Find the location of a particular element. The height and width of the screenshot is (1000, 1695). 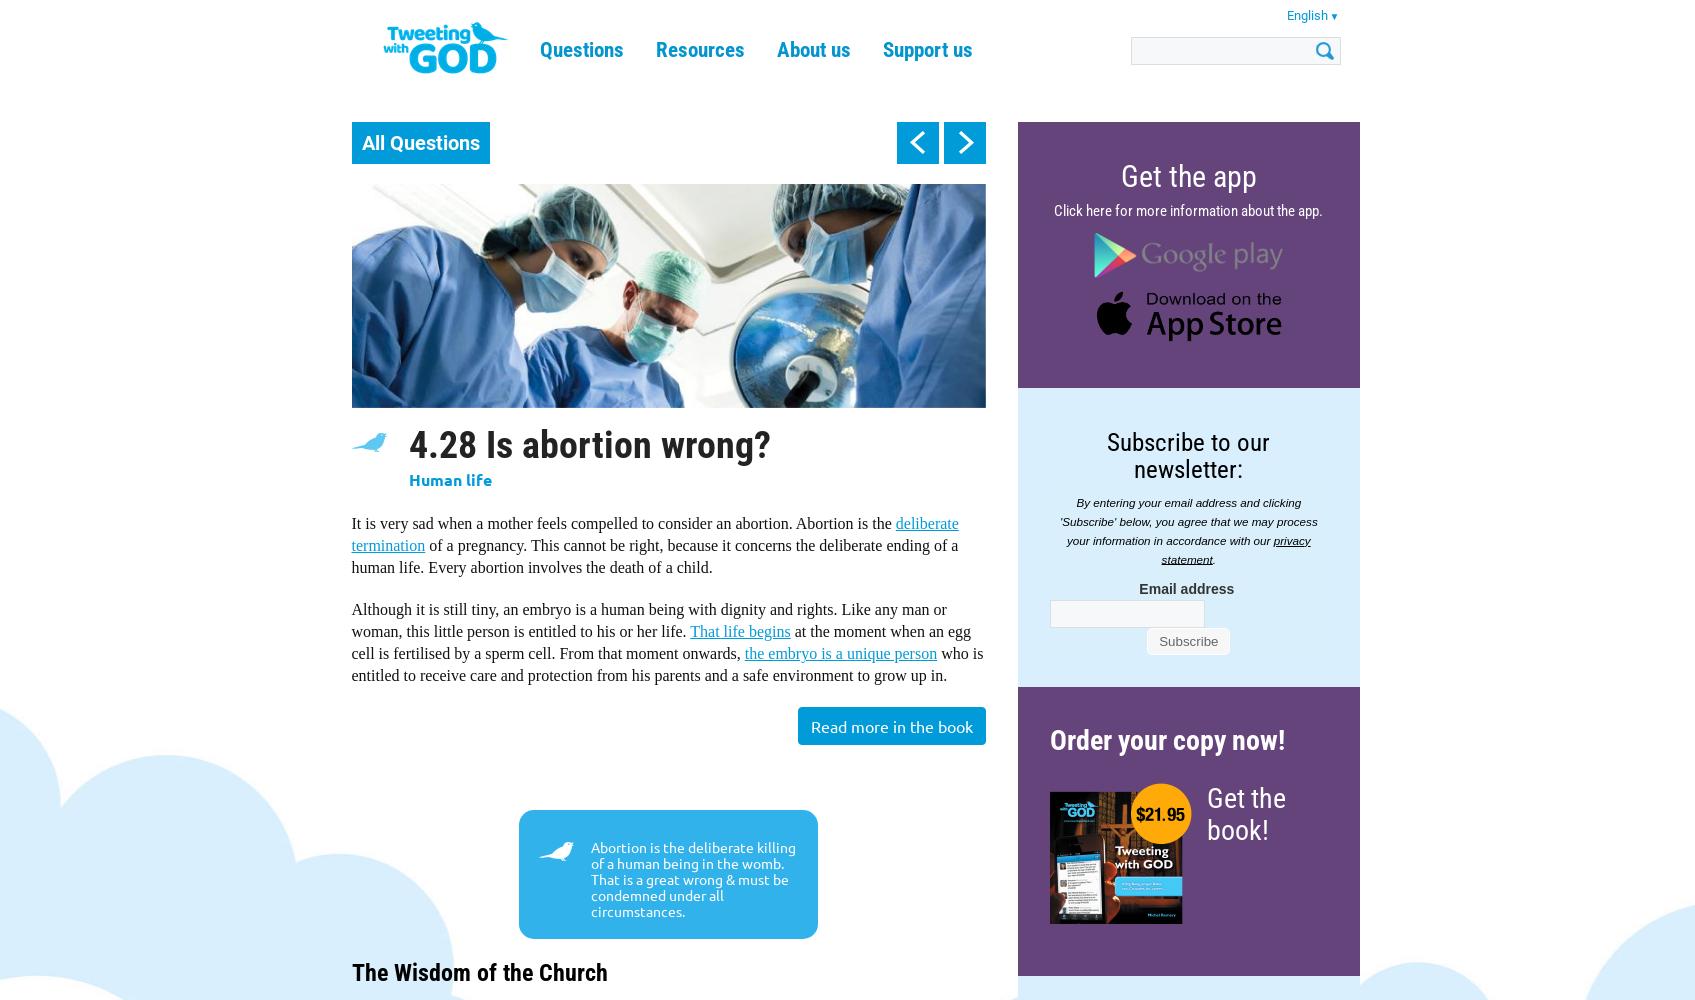

'privacy statement' is located at coordinates (1235, 549).